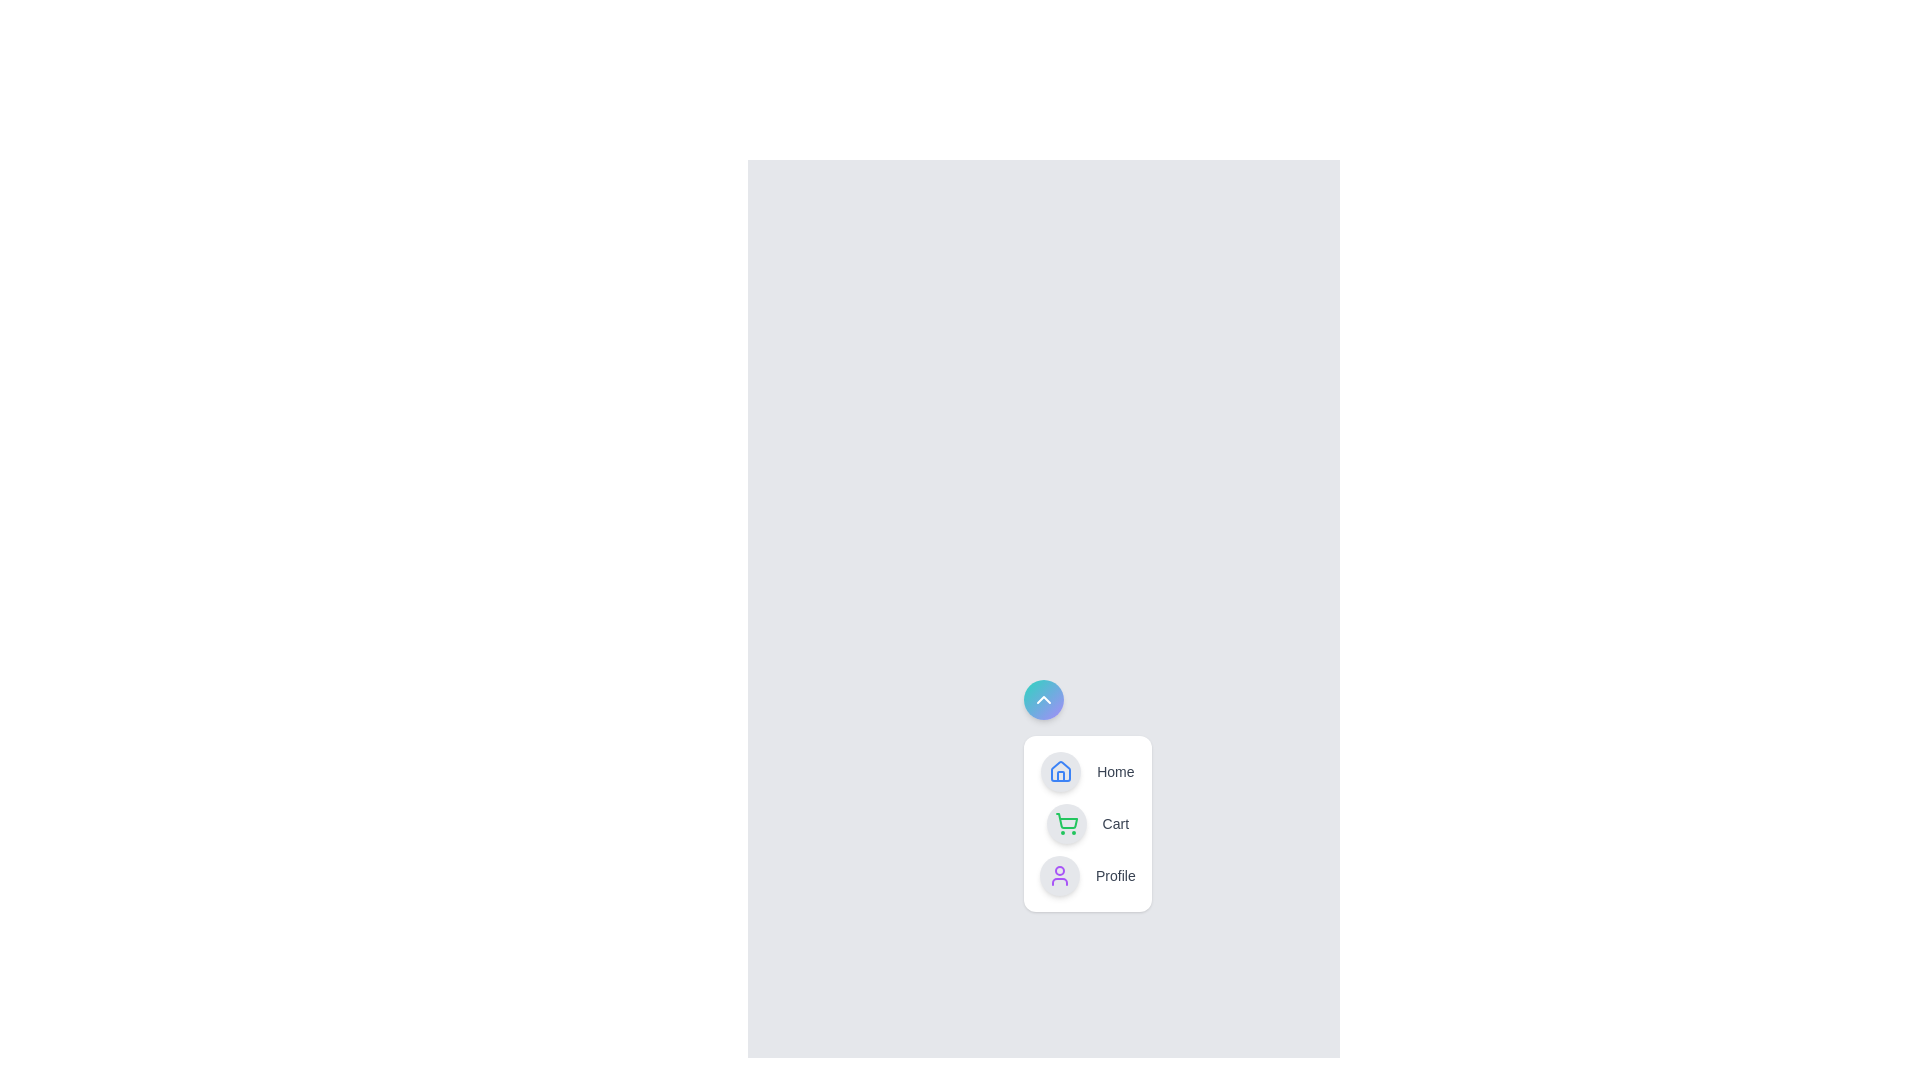  Describe the element at coordinates (1086, 874) in the screenshot. I see `the menu item Profile by clicking on it` at that location.